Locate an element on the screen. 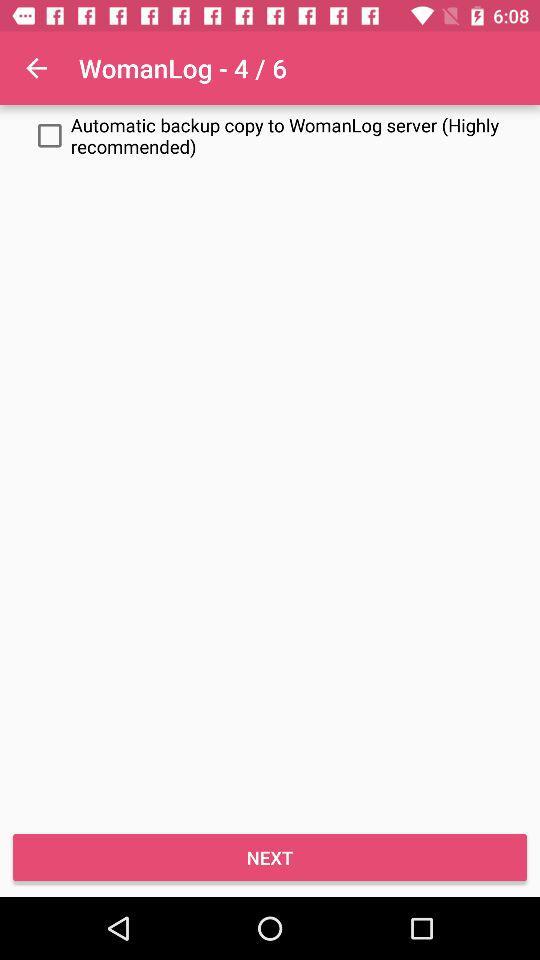 This screenshot has width=540, height=960. item below automatic backup copy icon is located at coordinates (270, 856).